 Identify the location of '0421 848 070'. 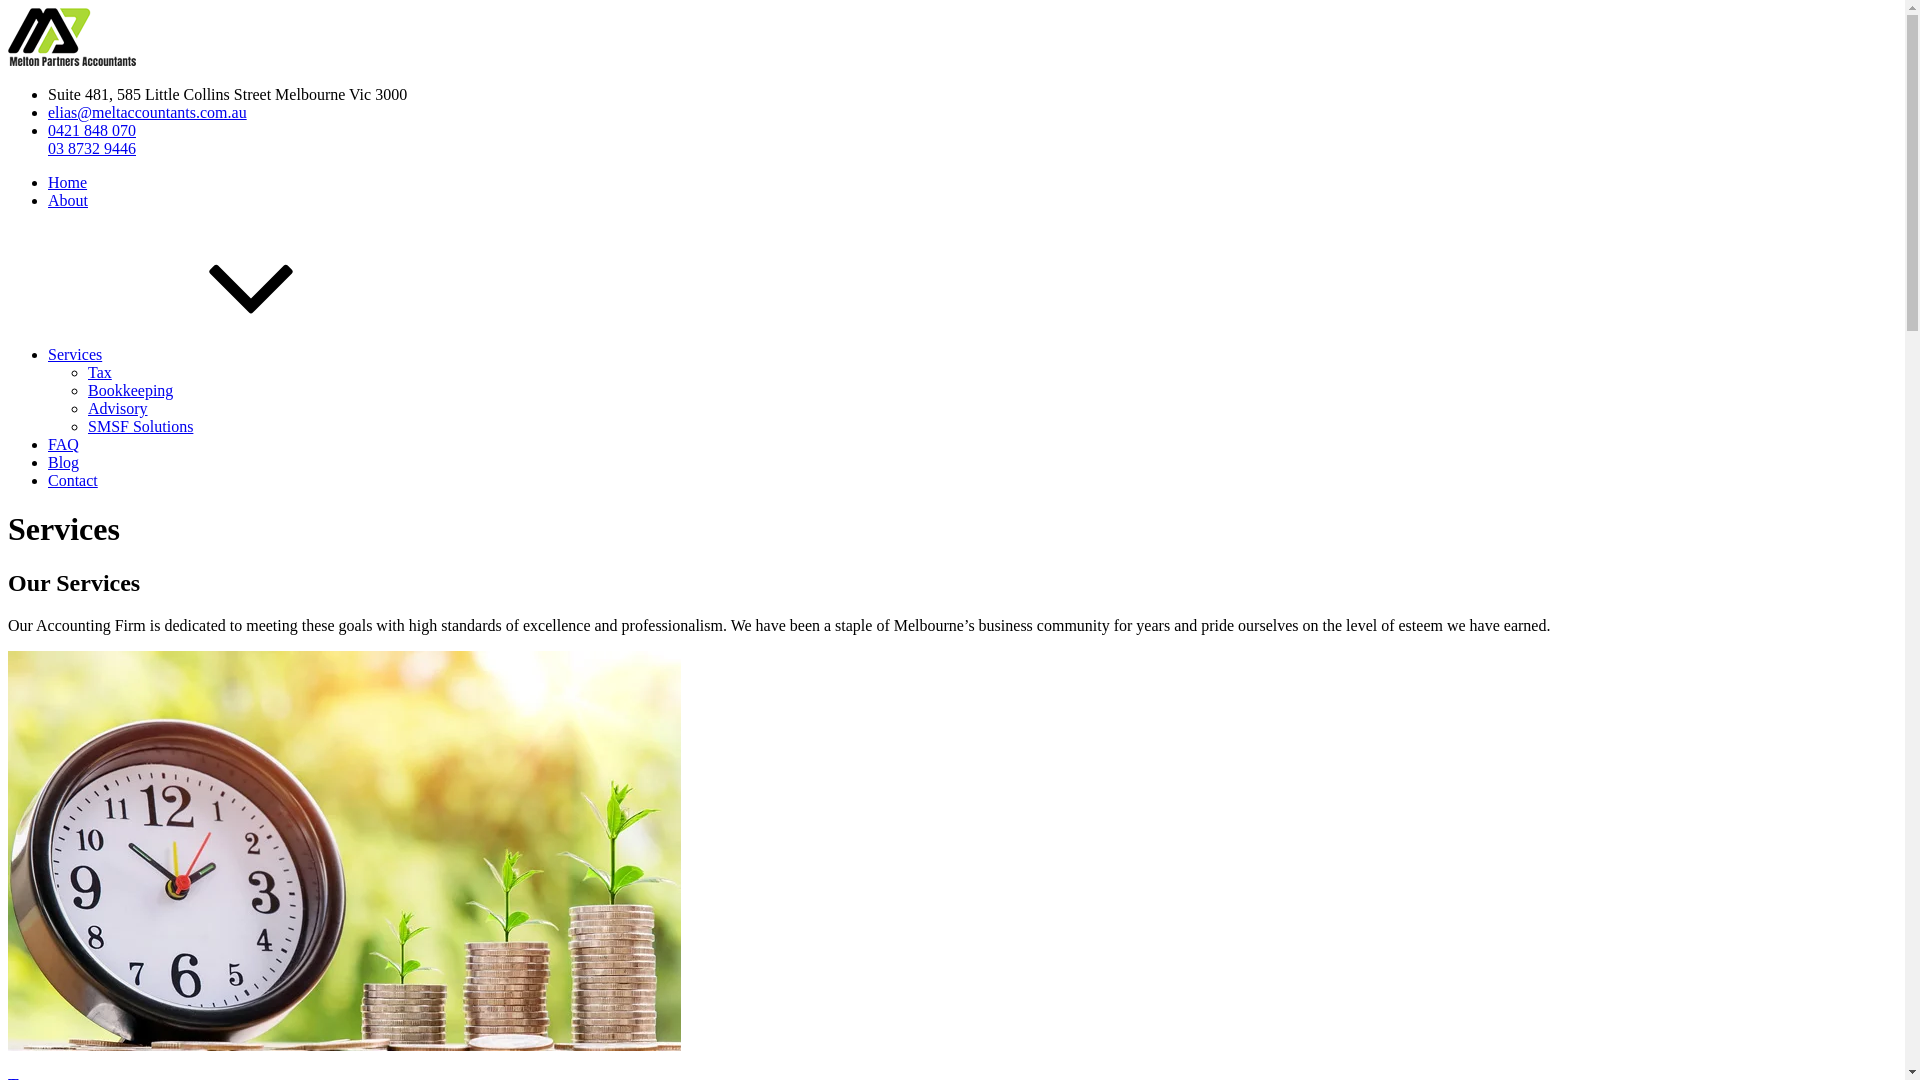
(90, 130).